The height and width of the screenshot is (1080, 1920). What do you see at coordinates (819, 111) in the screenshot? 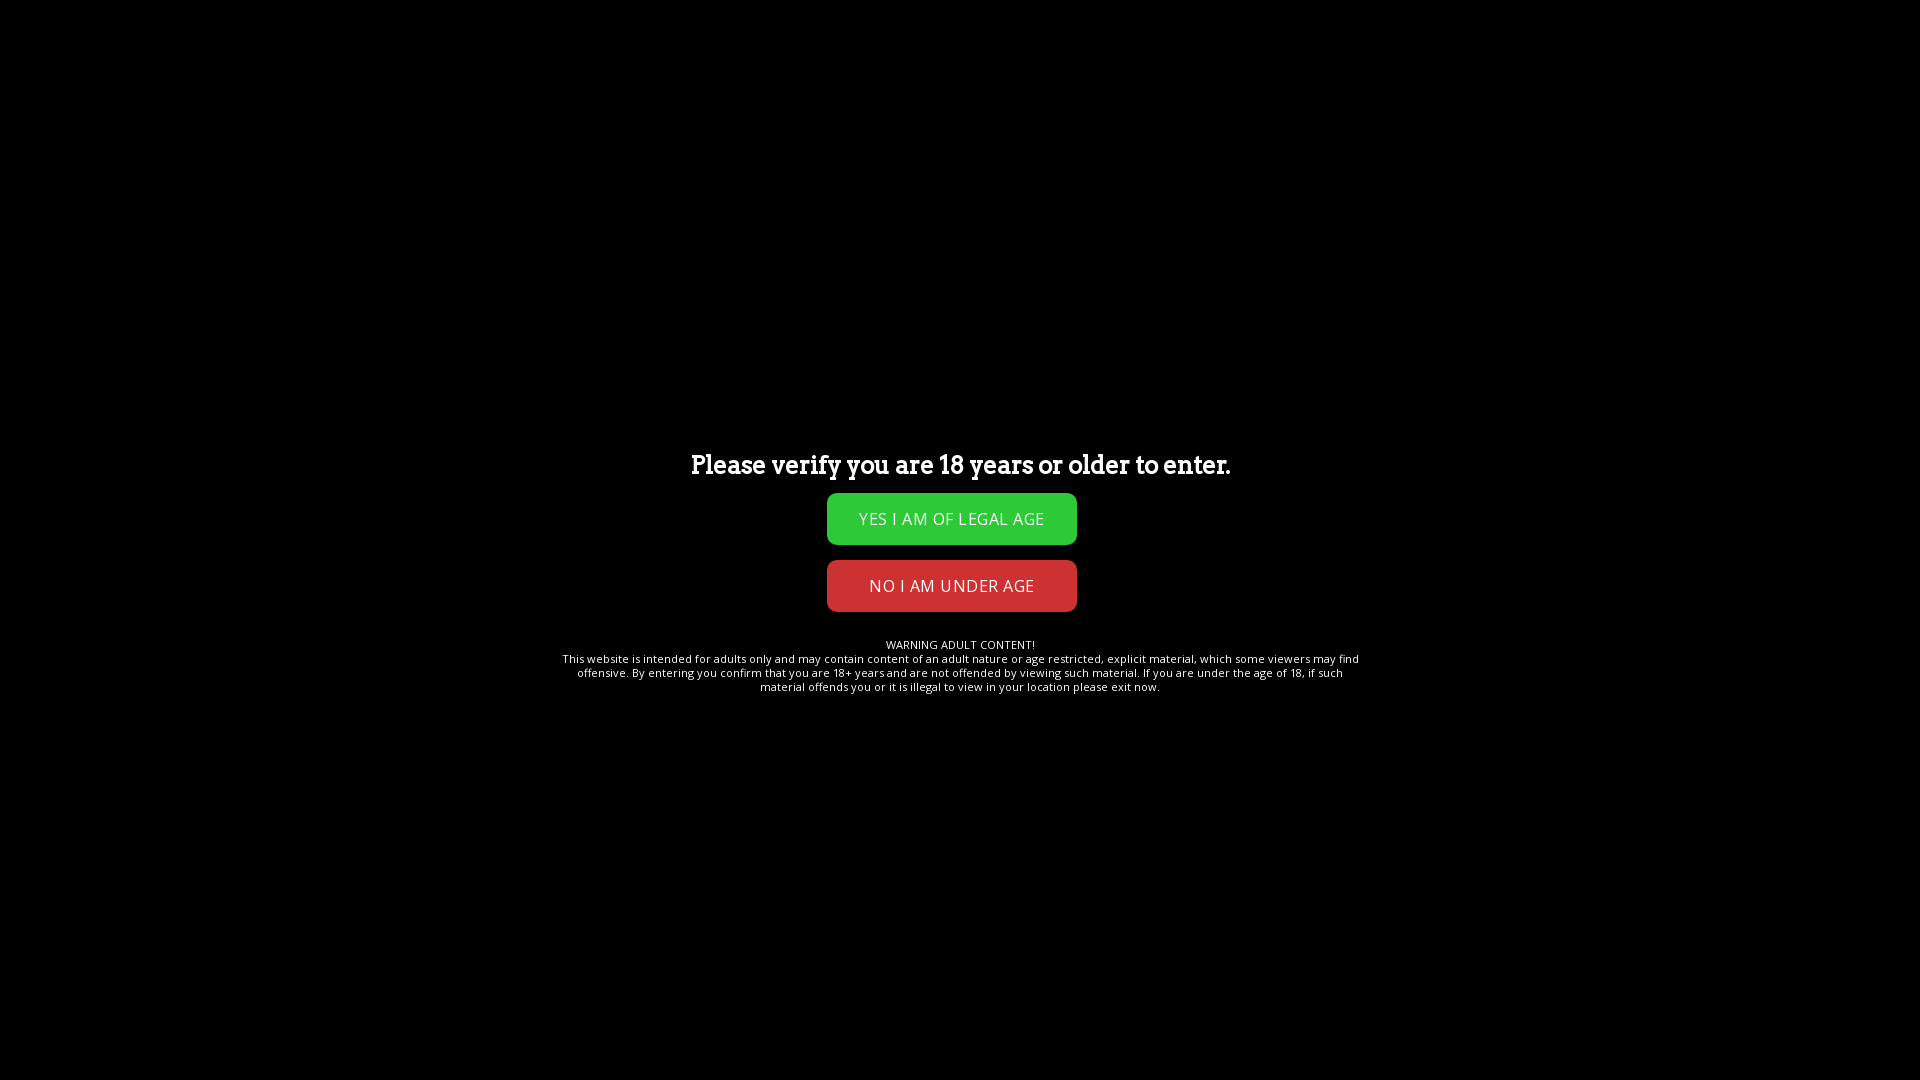
I see `'SOLVENTLESS'` at bounding box center [819, 111].